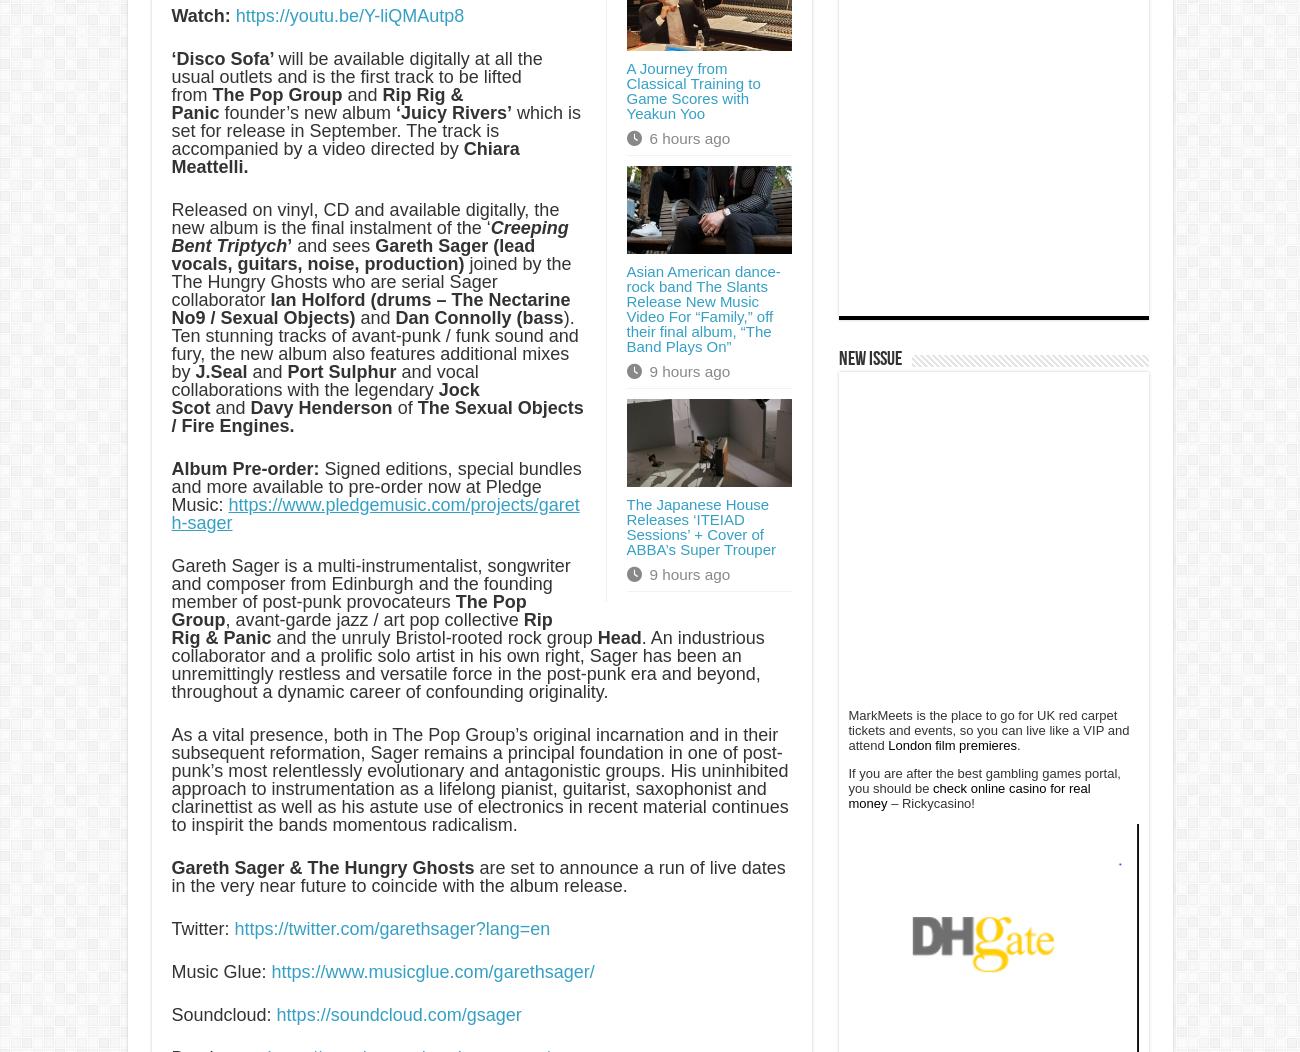  What do you see at coordinates (1017, 745) in the screenshot?
I see `'.'` at bounding box center [1017, 745].